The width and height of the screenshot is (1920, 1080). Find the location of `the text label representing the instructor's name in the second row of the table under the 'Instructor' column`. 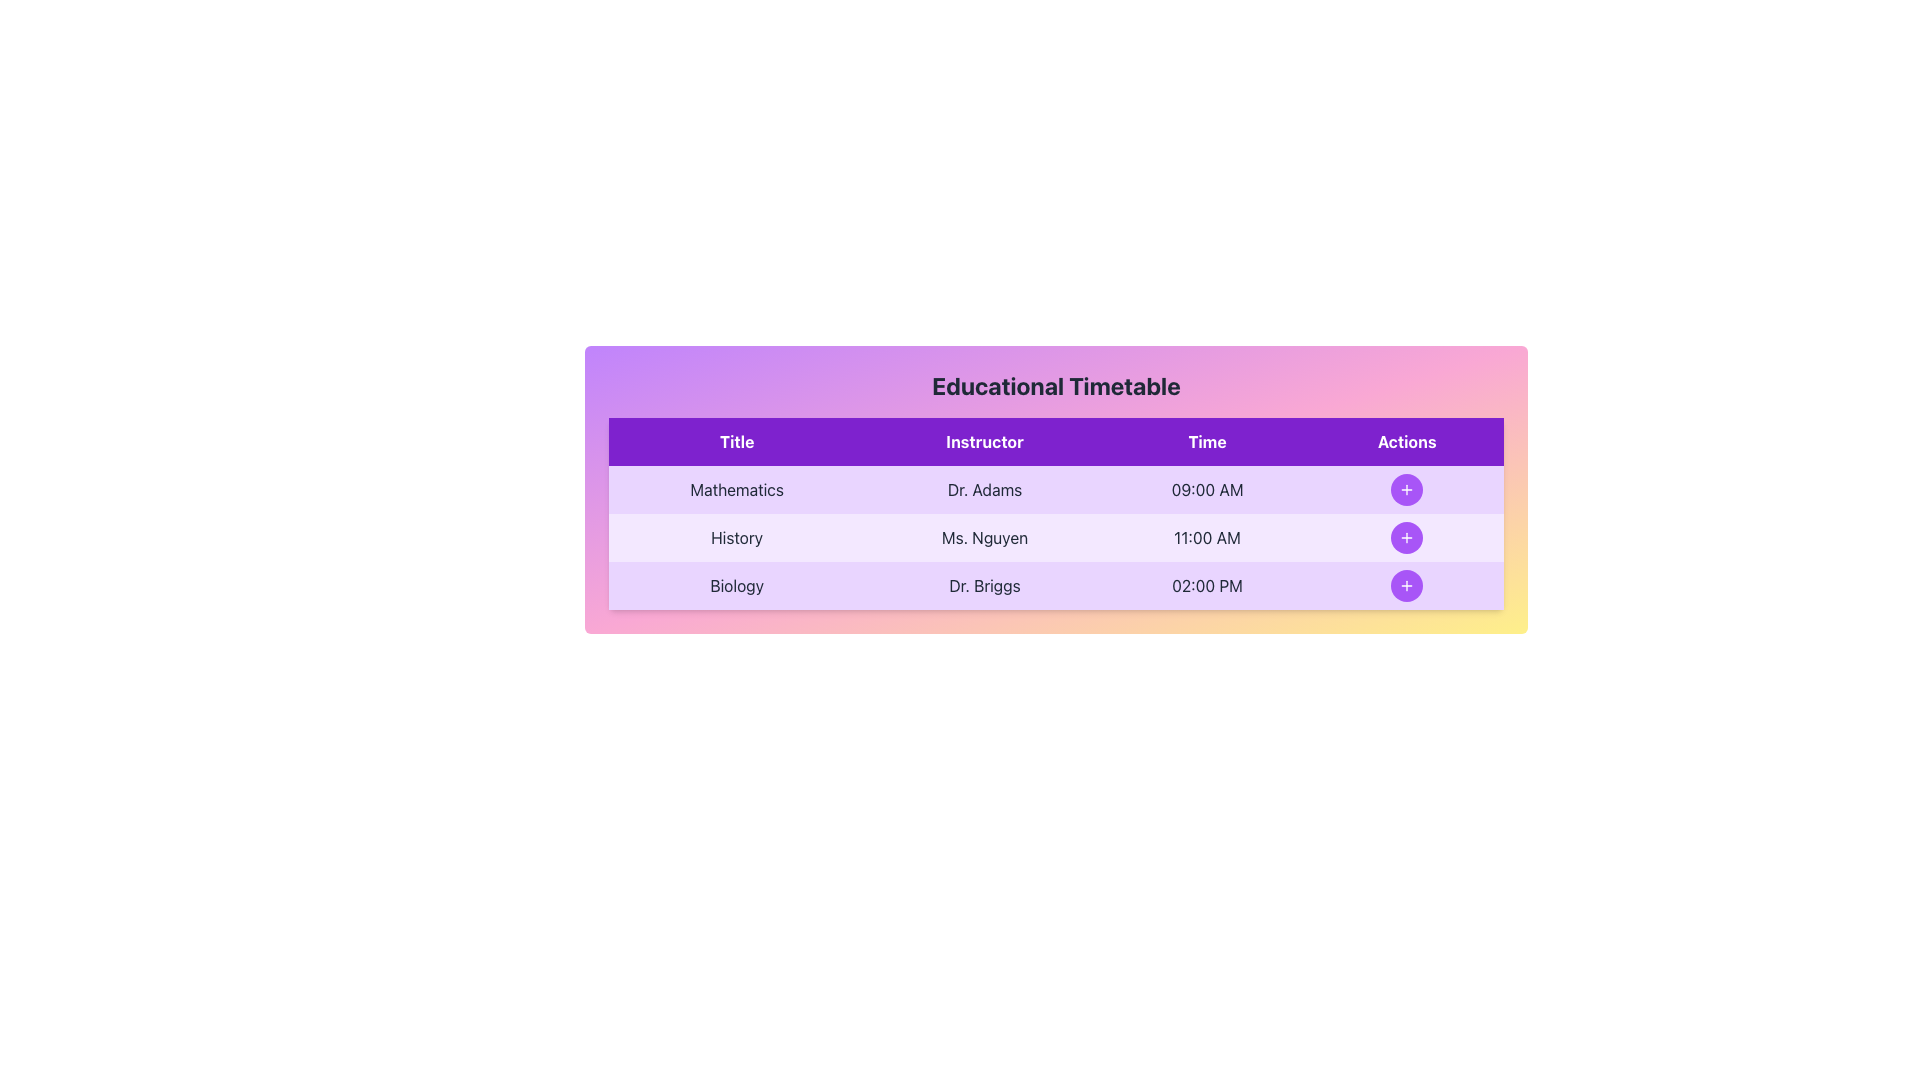

the text label representing the instructor's name in the second row of the table under the 'Instructor' column is located at coordinates (984, 536).